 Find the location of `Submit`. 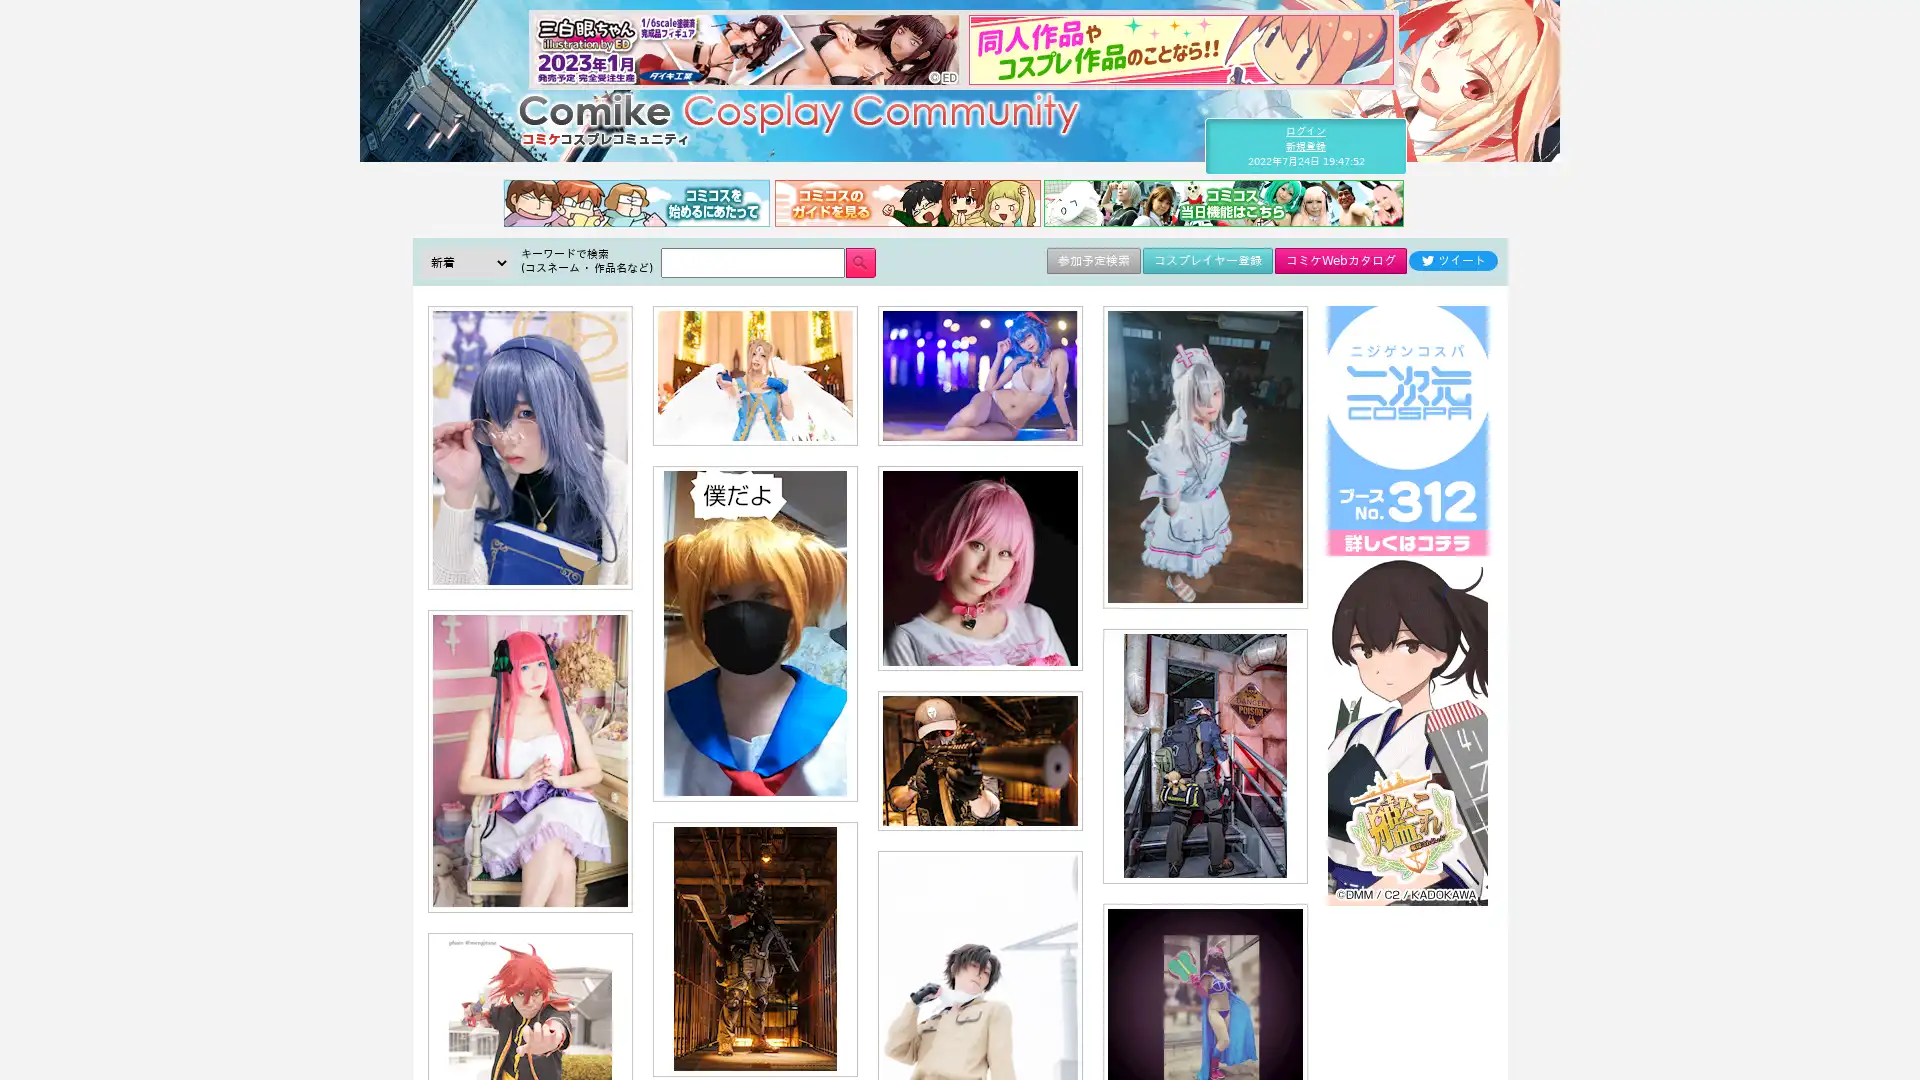

Submit is located at coordinates (859, 261).